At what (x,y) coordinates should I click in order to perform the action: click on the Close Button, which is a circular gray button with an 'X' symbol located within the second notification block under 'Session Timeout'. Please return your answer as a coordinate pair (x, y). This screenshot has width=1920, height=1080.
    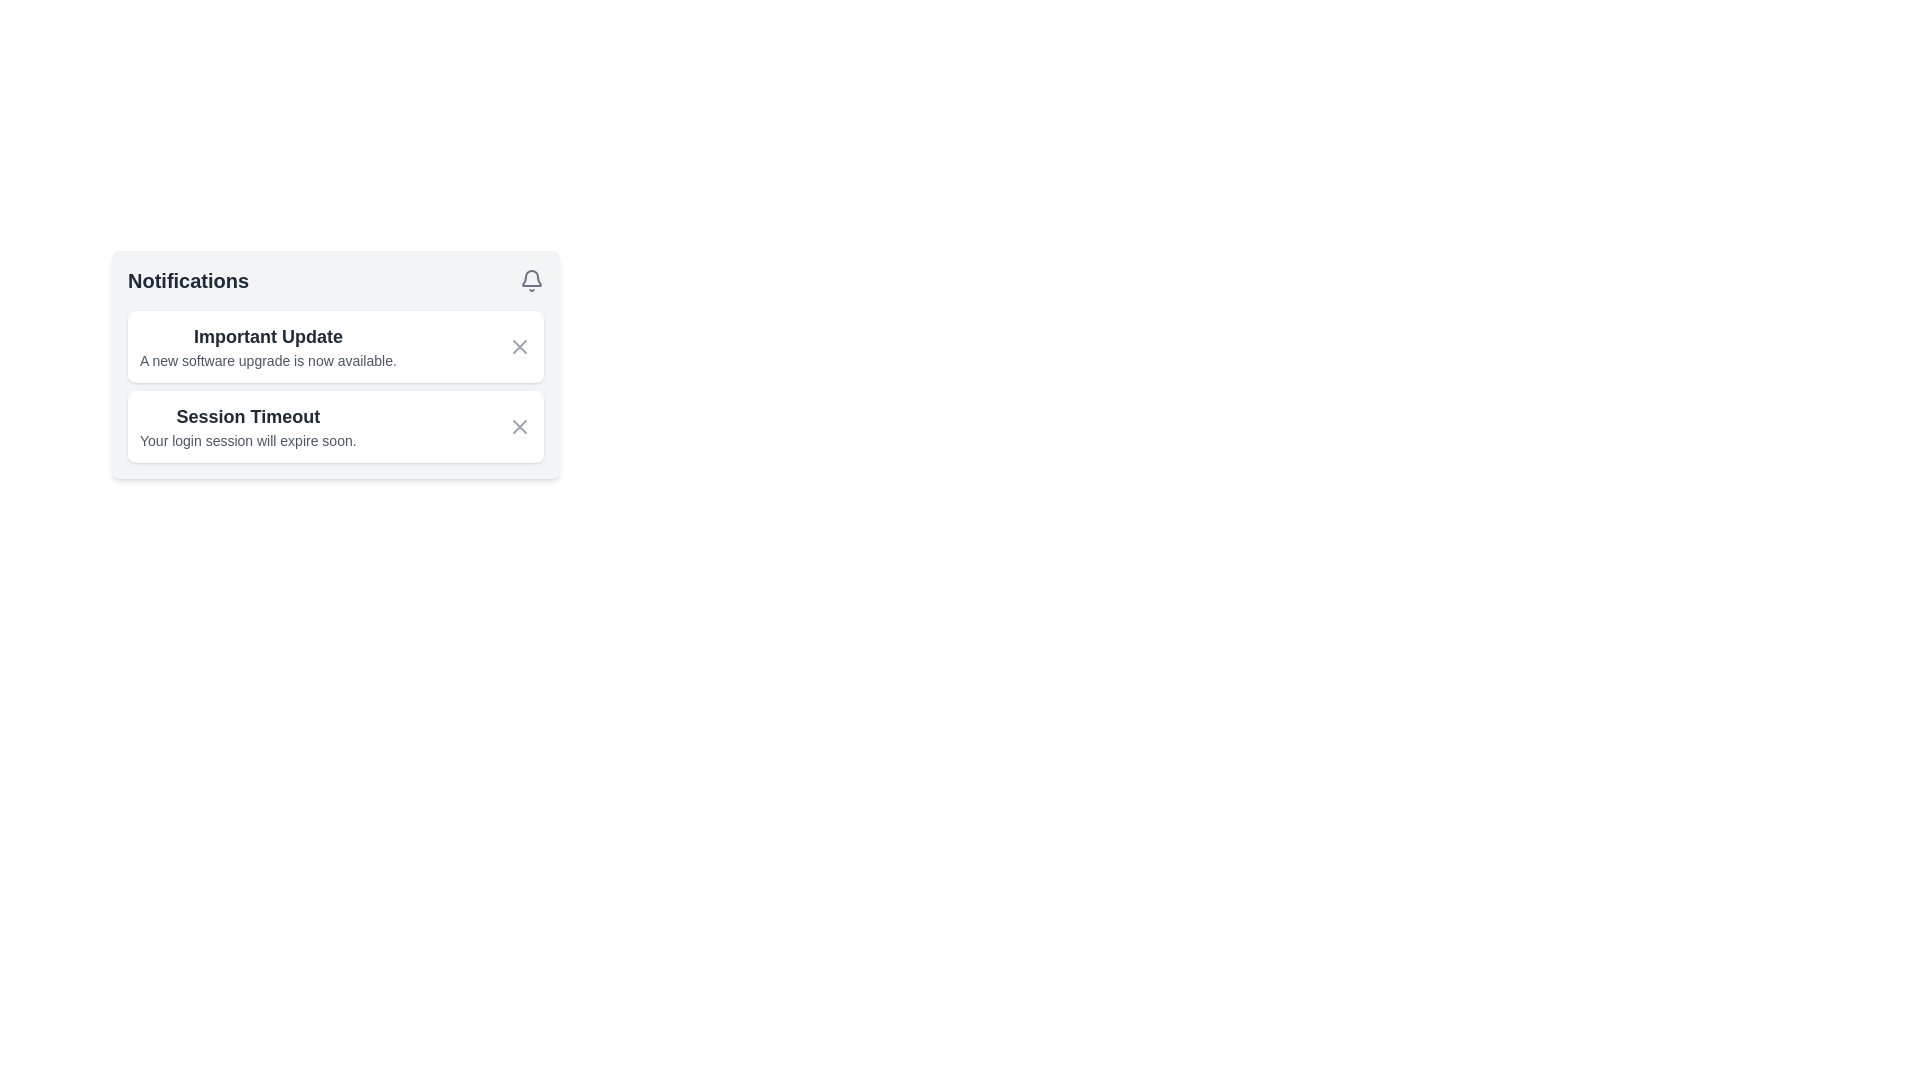
    Looking at the image, I should click on (519, 426).